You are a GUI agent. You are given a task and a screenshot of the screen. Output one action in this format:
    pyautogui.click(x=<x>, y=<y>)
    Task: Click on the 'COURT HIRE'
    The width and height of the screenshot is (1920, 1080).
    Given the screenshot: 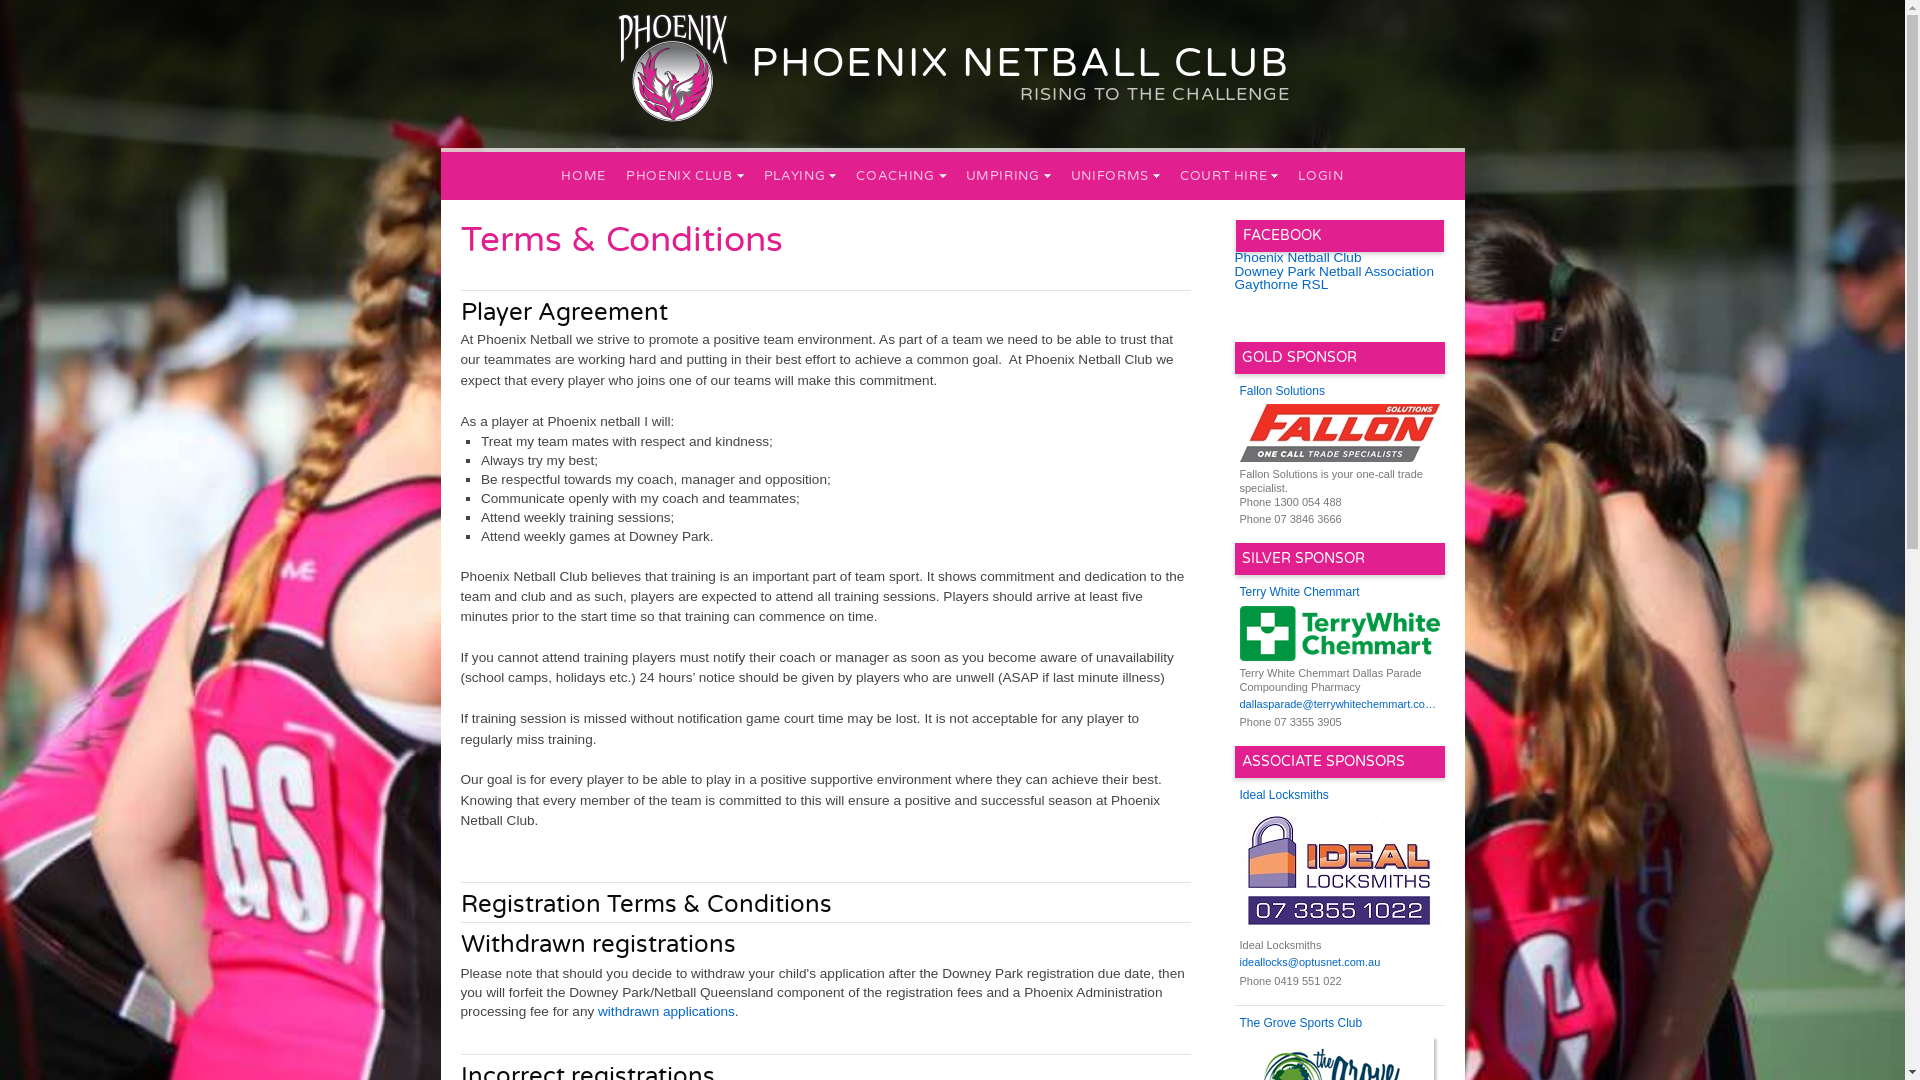 What is the action you would take?
    pyautogui.click(x=1228, y=175)
    